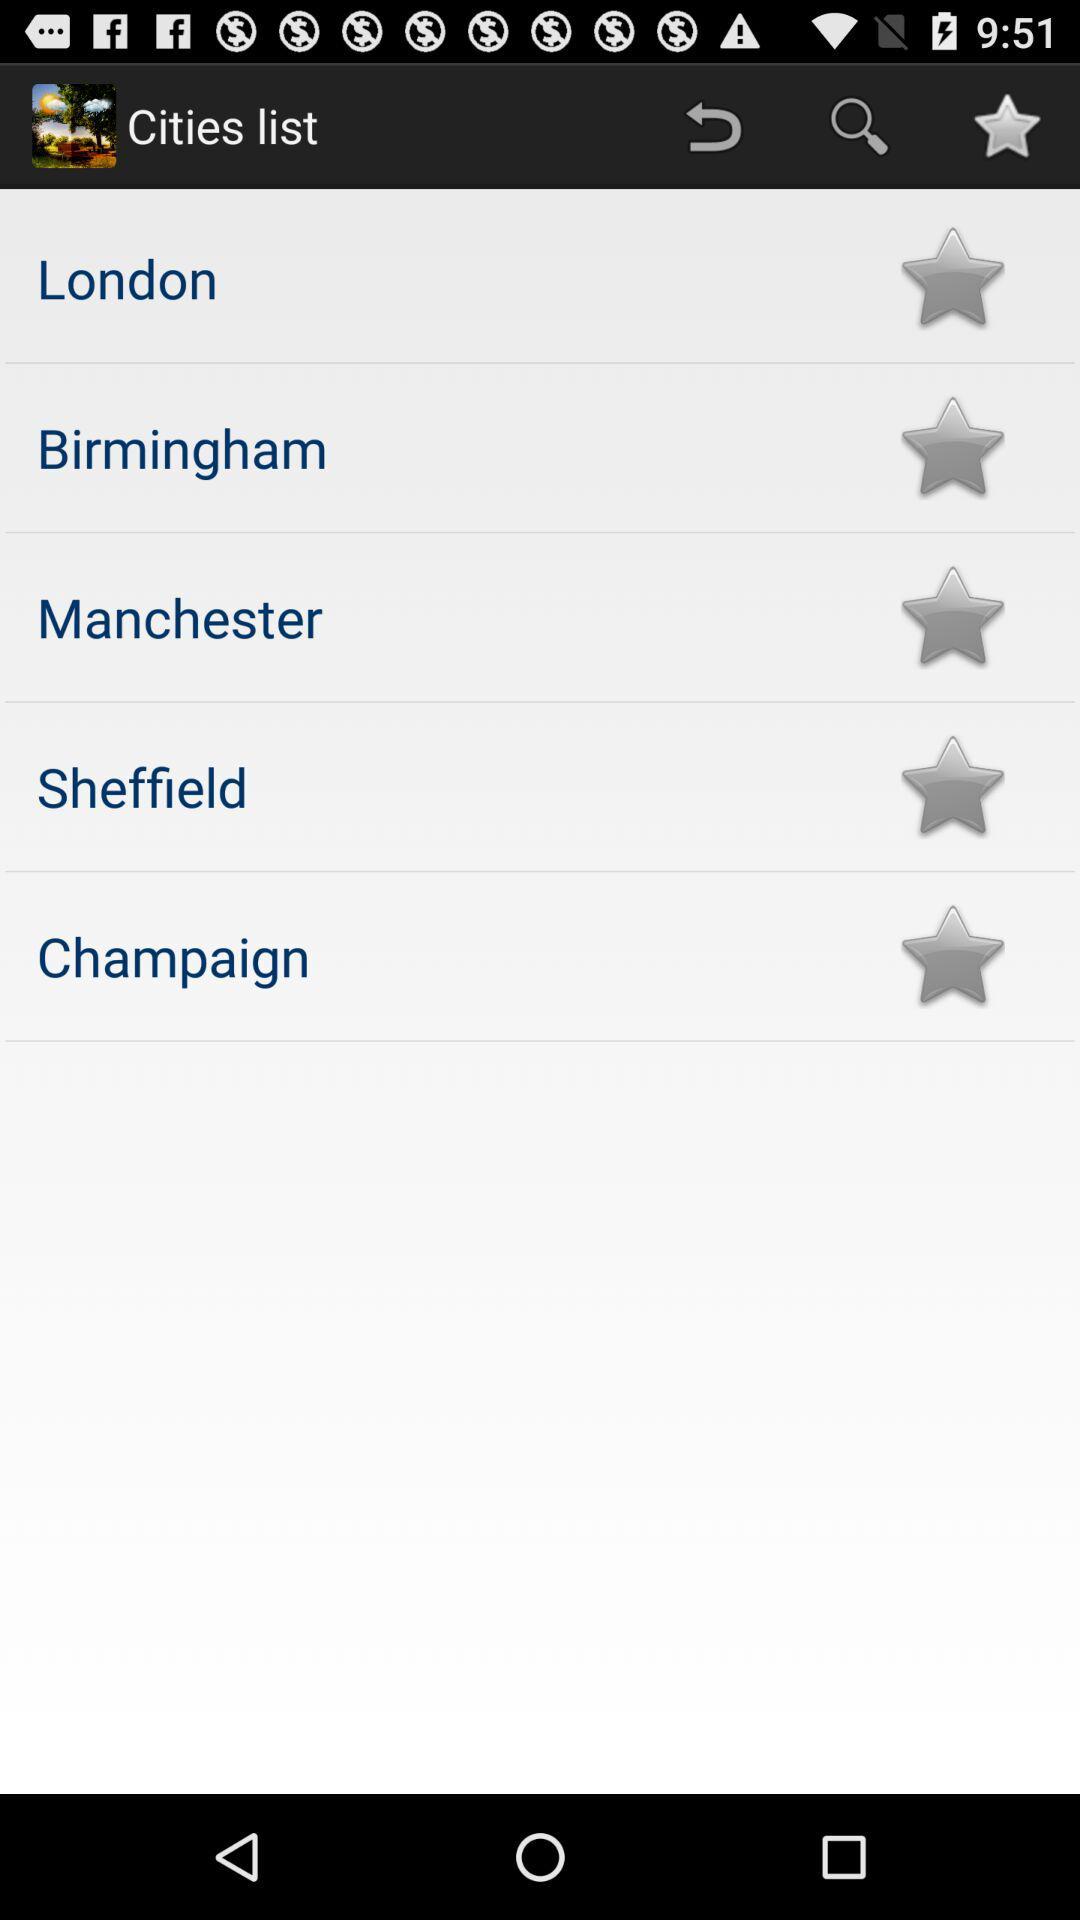 The image size is (1080, 1920). I want to click on rating/like, so click(951, 277).